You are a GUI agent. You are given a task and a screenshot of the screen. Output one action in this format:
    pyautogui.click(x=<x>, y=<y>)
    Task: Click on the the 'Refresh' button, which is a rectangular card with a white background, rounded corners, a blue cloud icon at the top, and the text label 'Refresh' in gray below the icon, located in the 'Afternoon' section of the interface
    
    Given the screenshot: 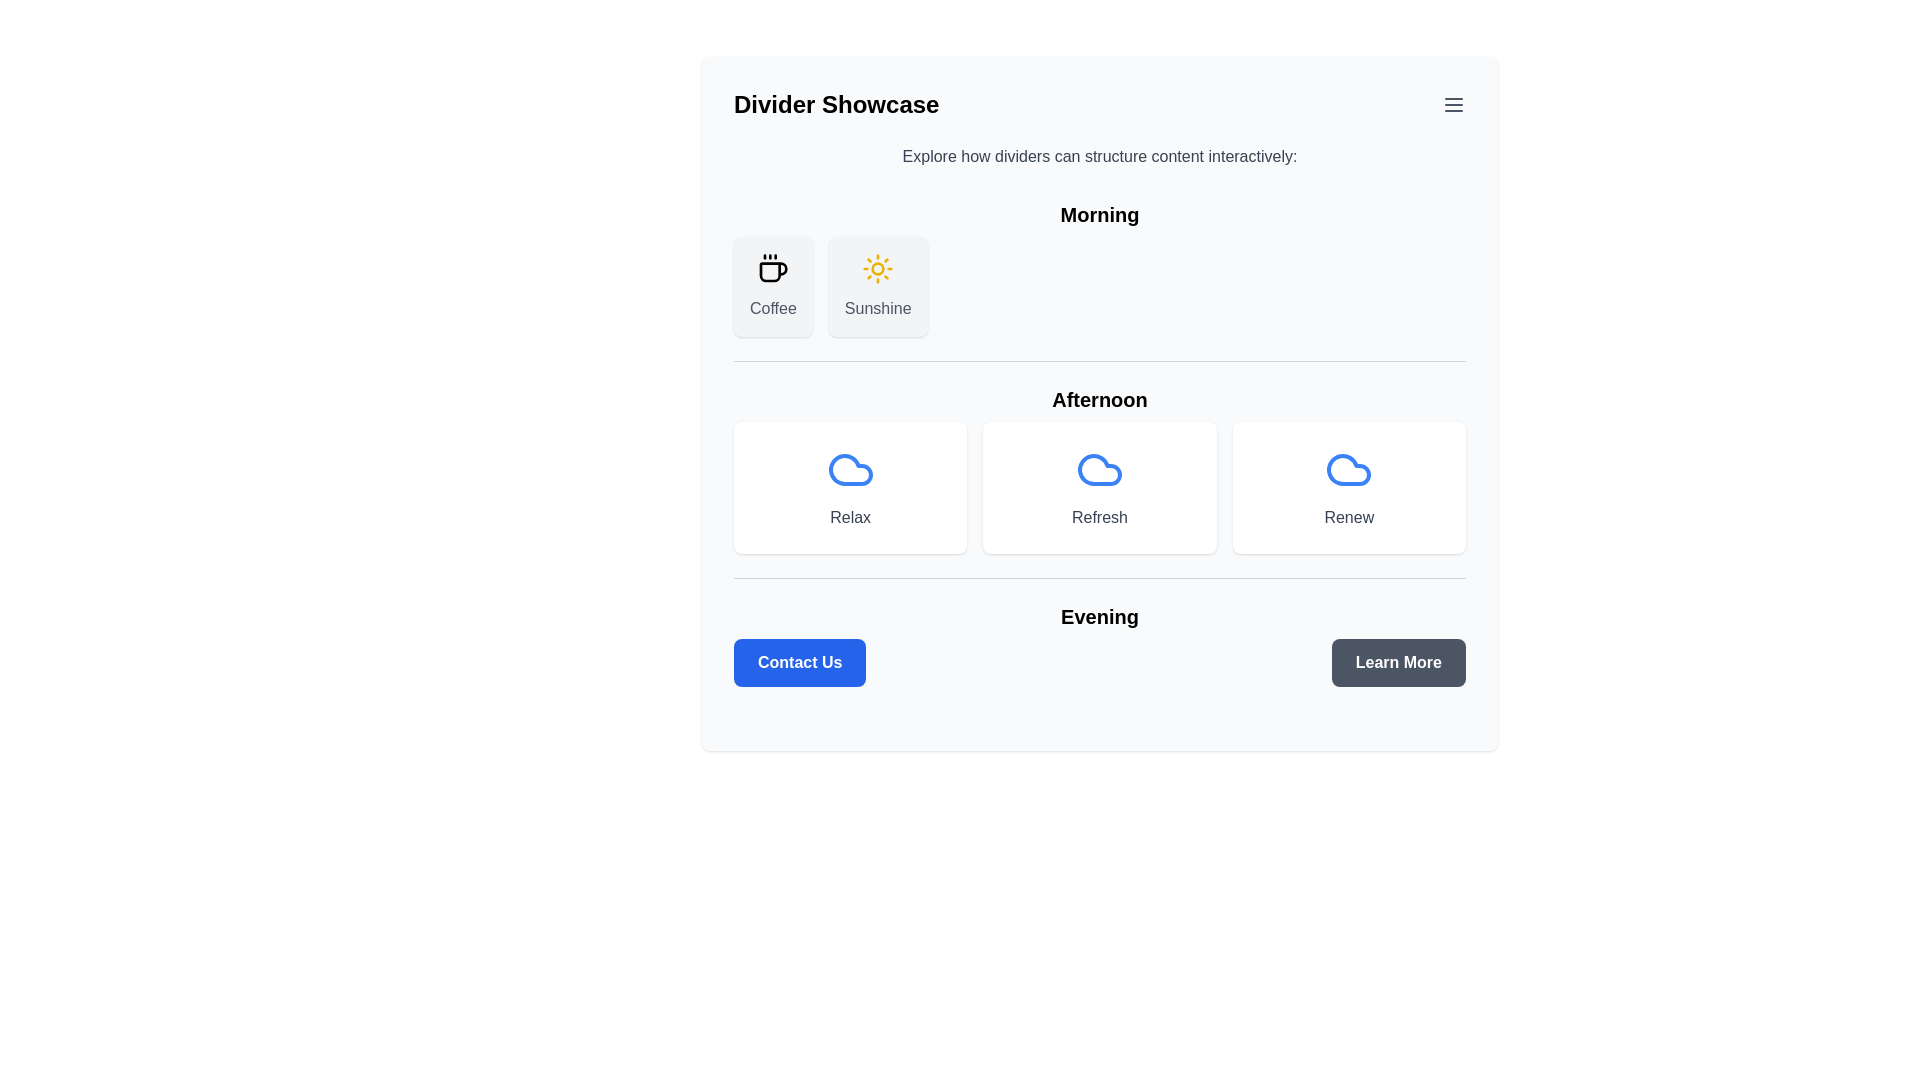 What is the action you would take?
    pyautogui.click(x=1098, y=488)
    